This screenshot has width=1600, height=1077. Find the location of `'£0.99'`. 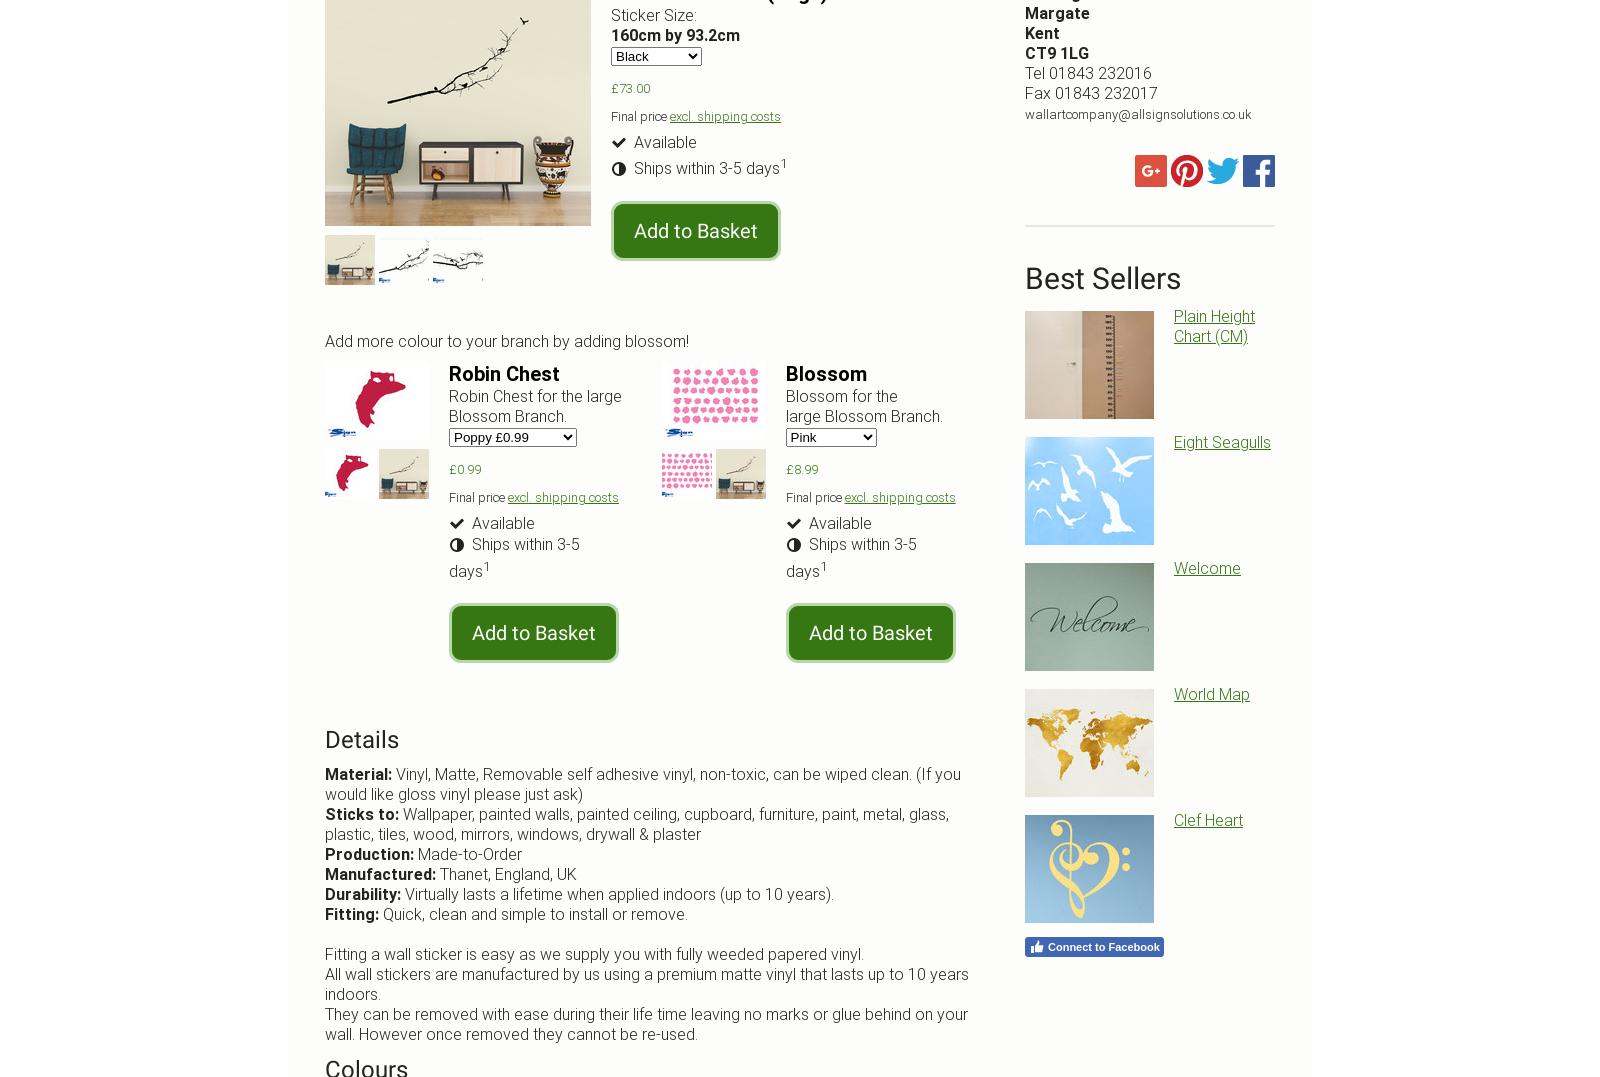

'£0.99' is located at coordinates (447, 468).